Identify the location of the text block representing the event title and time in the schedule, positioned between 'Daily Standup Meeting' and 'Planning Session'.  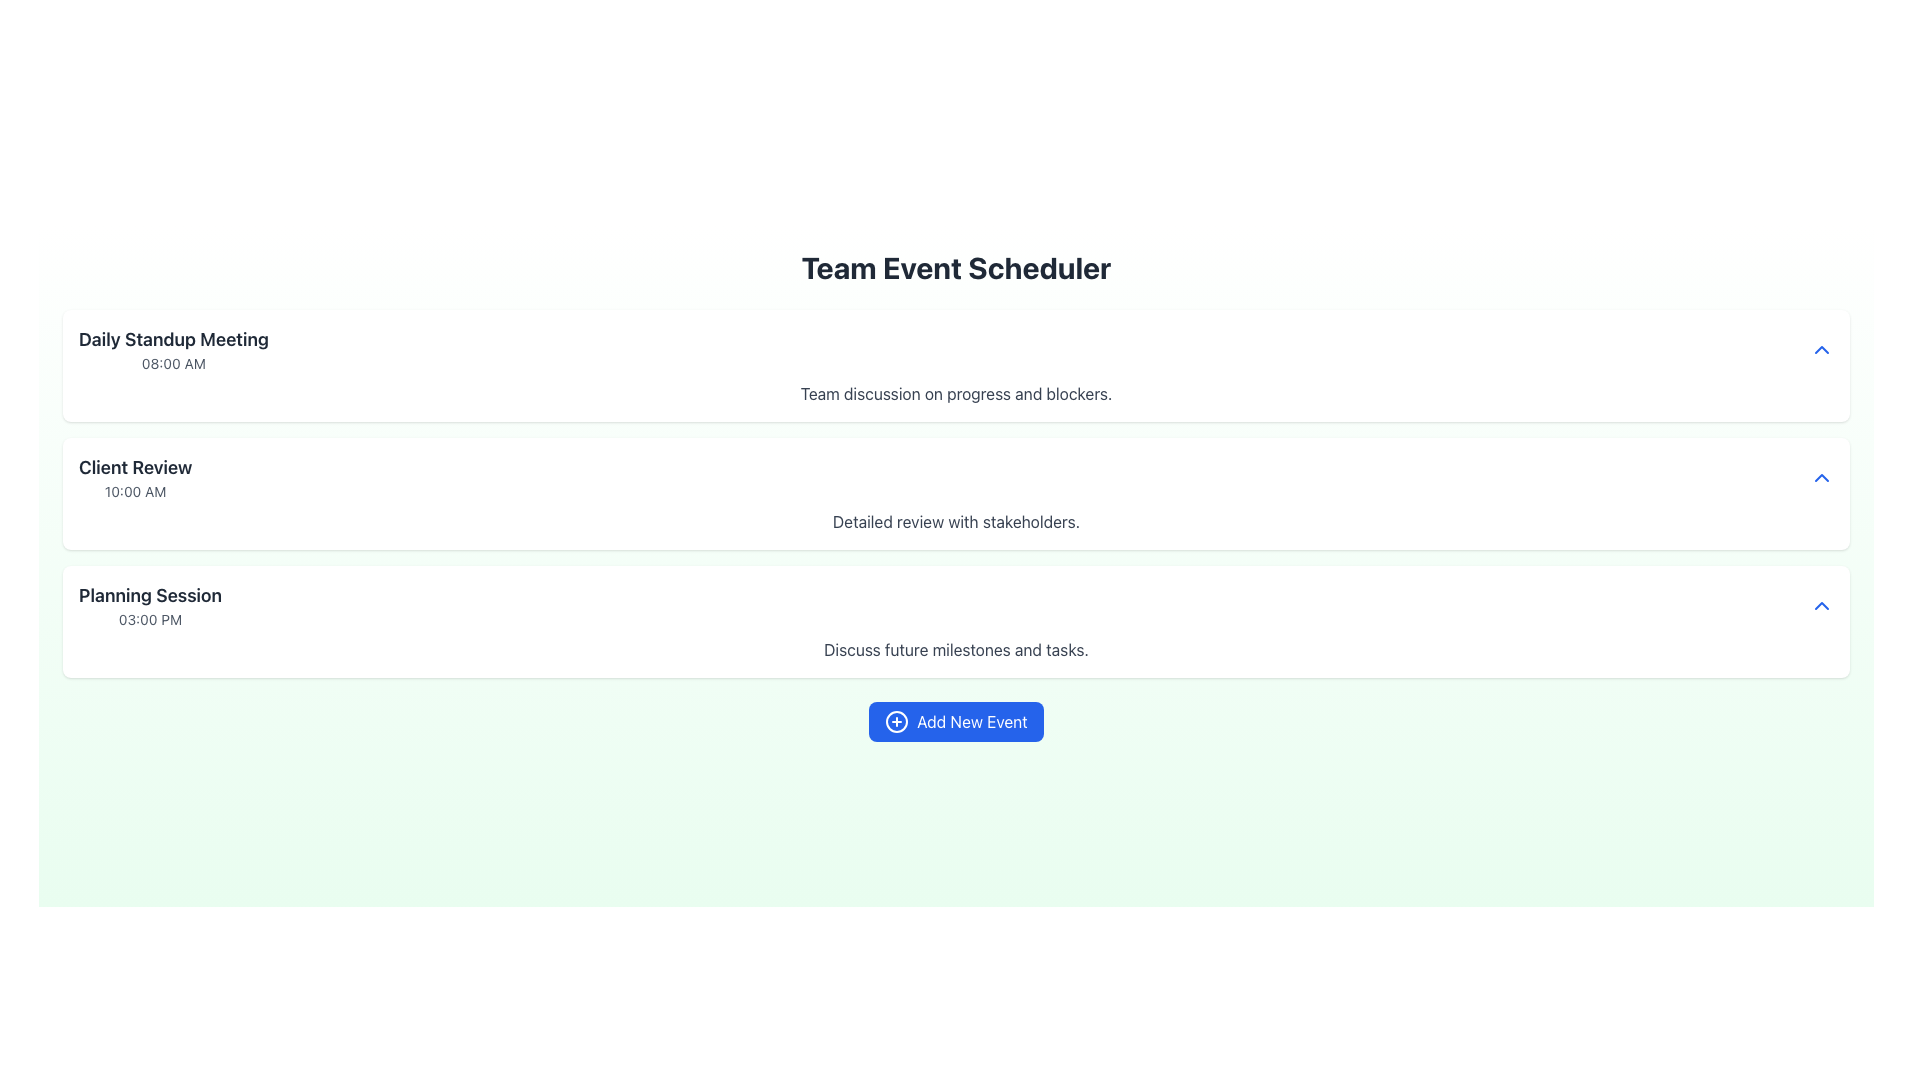
(134, 478).